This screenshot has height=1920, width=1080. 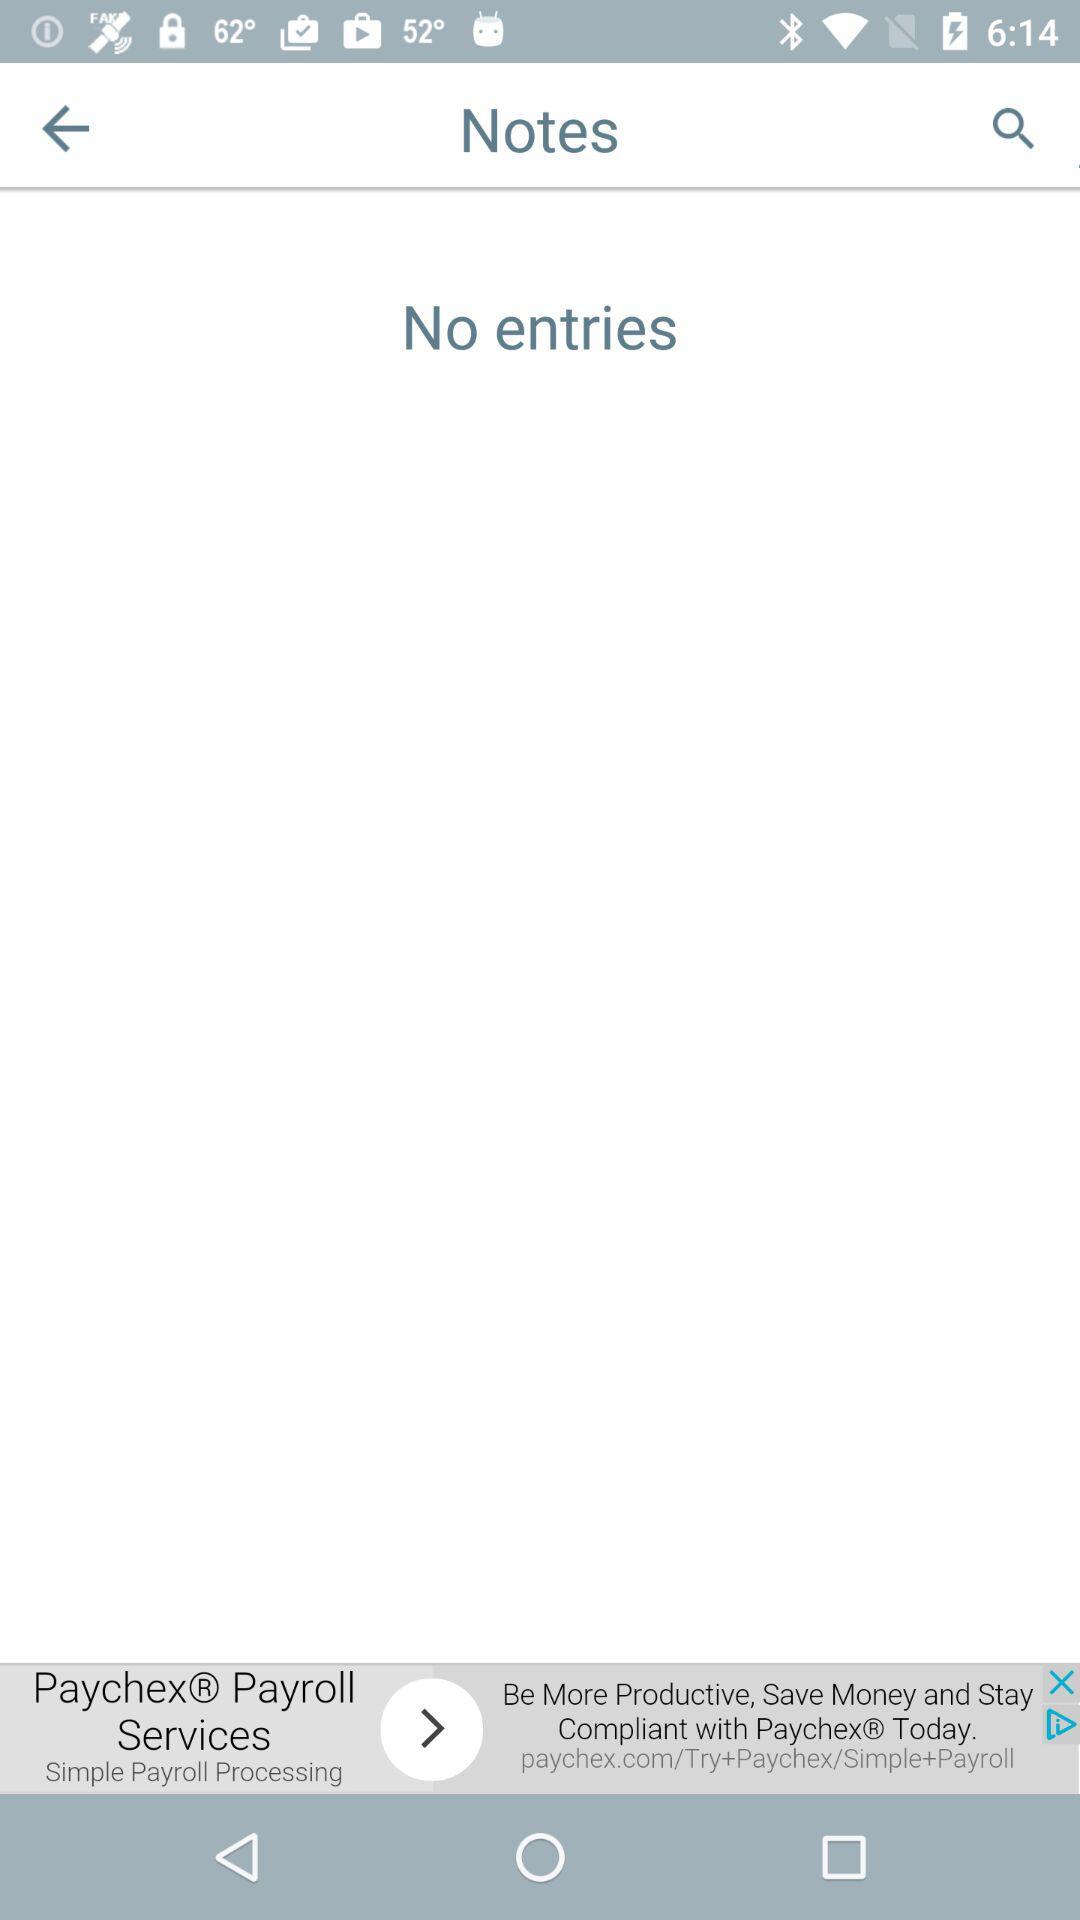 I want to click on search, so click(x=1013, y=127).